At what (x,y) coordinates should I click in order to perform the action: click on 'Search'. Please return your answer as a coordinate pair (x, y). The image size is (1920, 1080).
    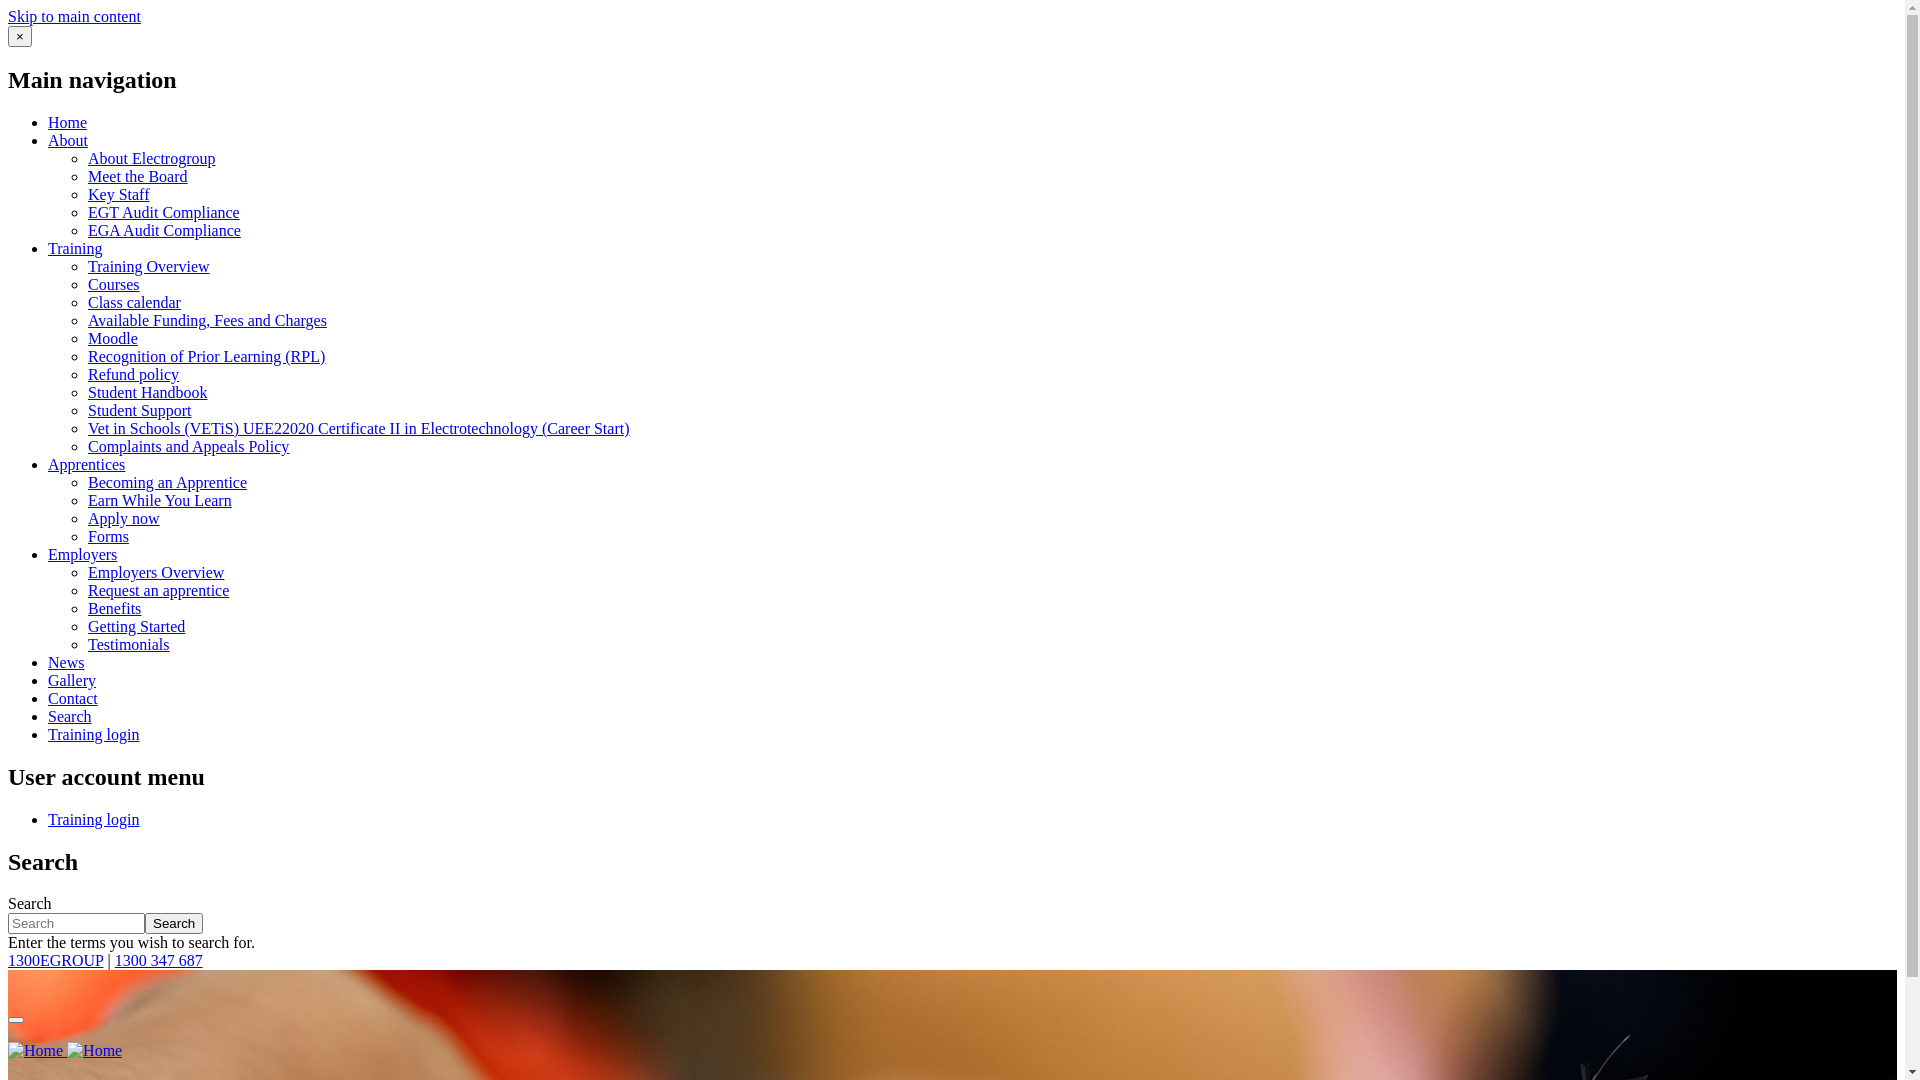
    Looking at the image, I should click on (173, 923).